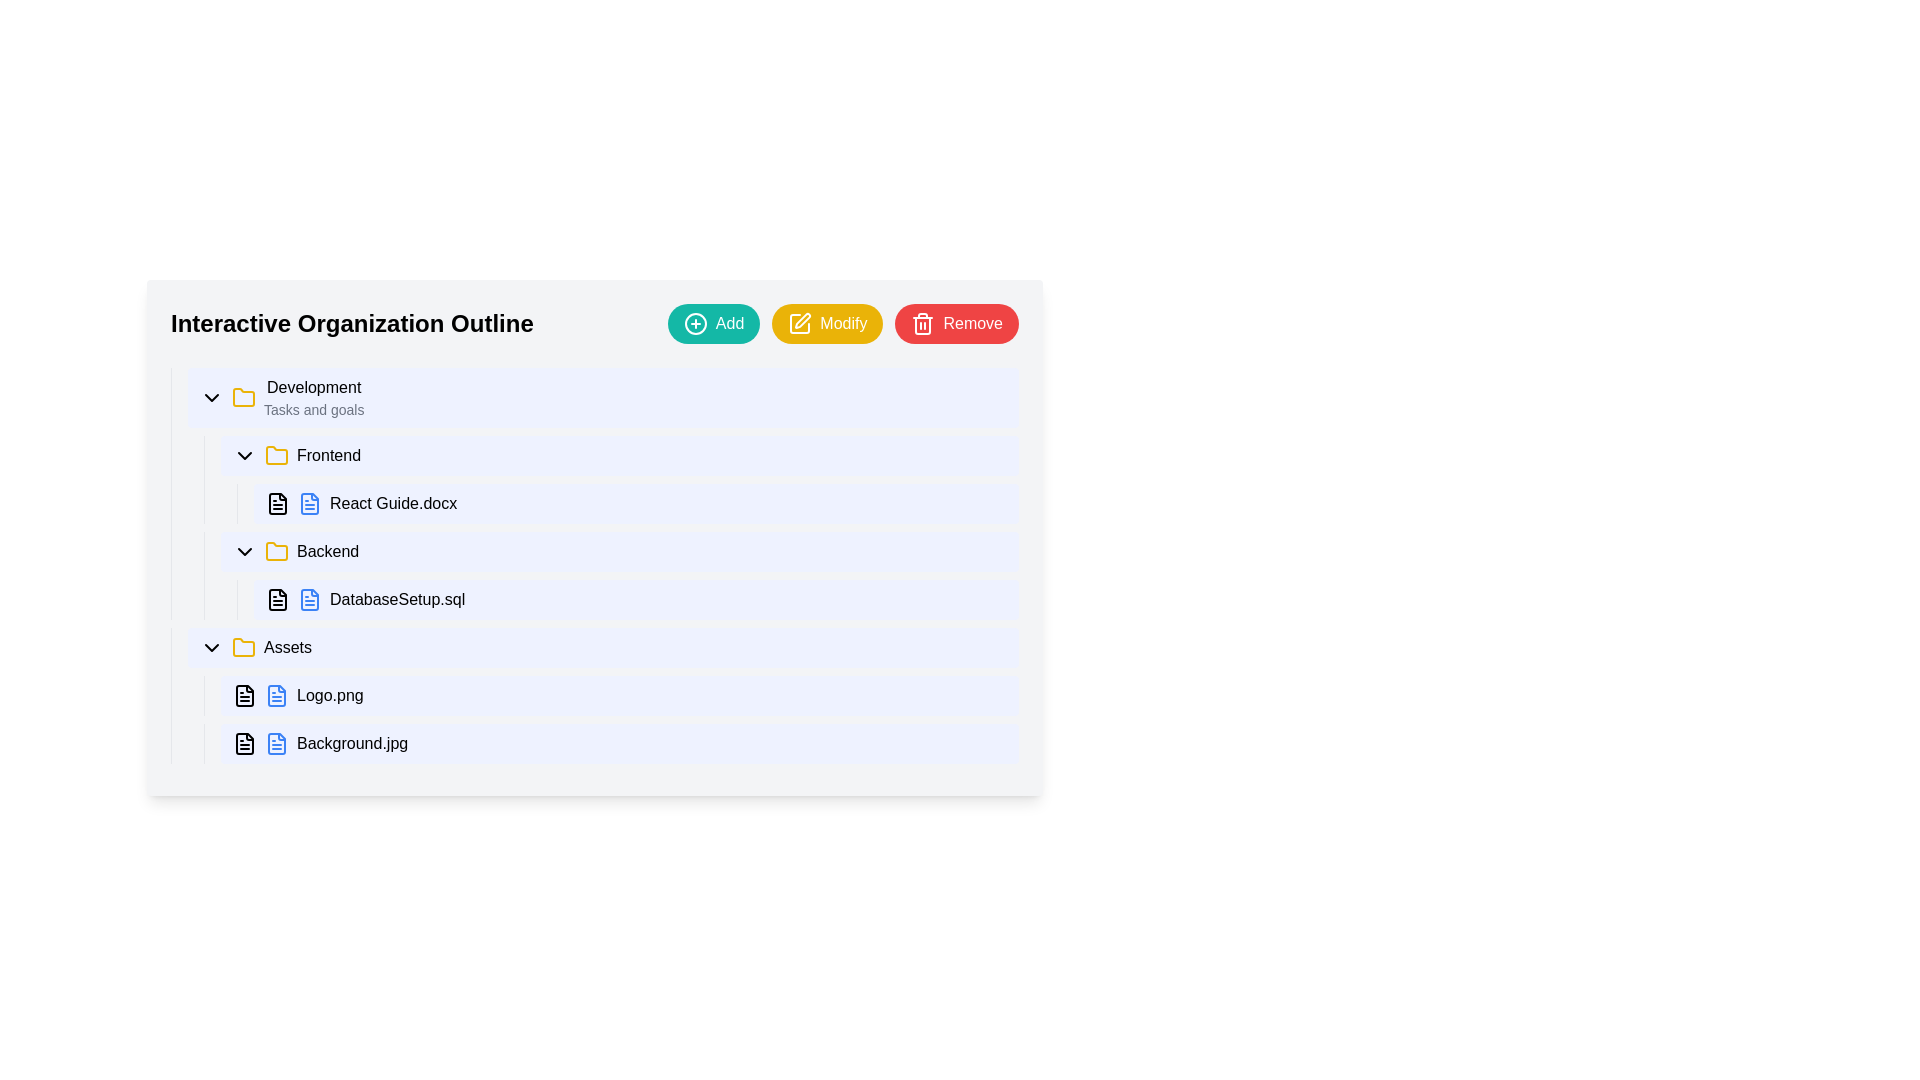  I want to click on the icon representing the file named 'DatabaseSetup.sql' located under the 'Backend' section, so click(309, 599).